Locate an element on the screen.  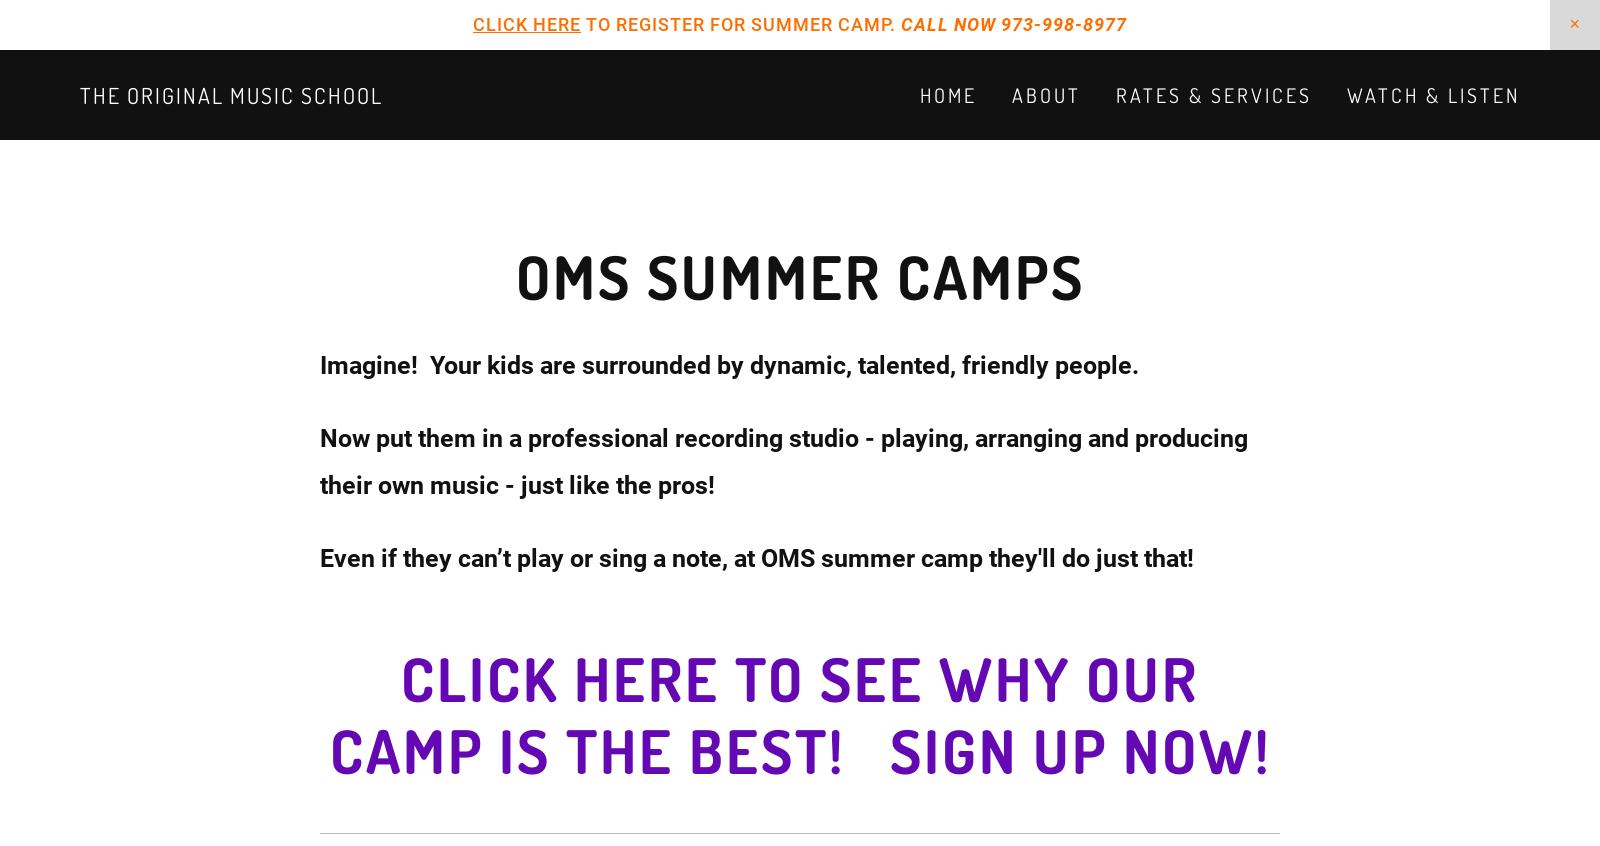
'THE ORIGINAL MUSIC SCHOOL' is located at coordinates (79, 95).